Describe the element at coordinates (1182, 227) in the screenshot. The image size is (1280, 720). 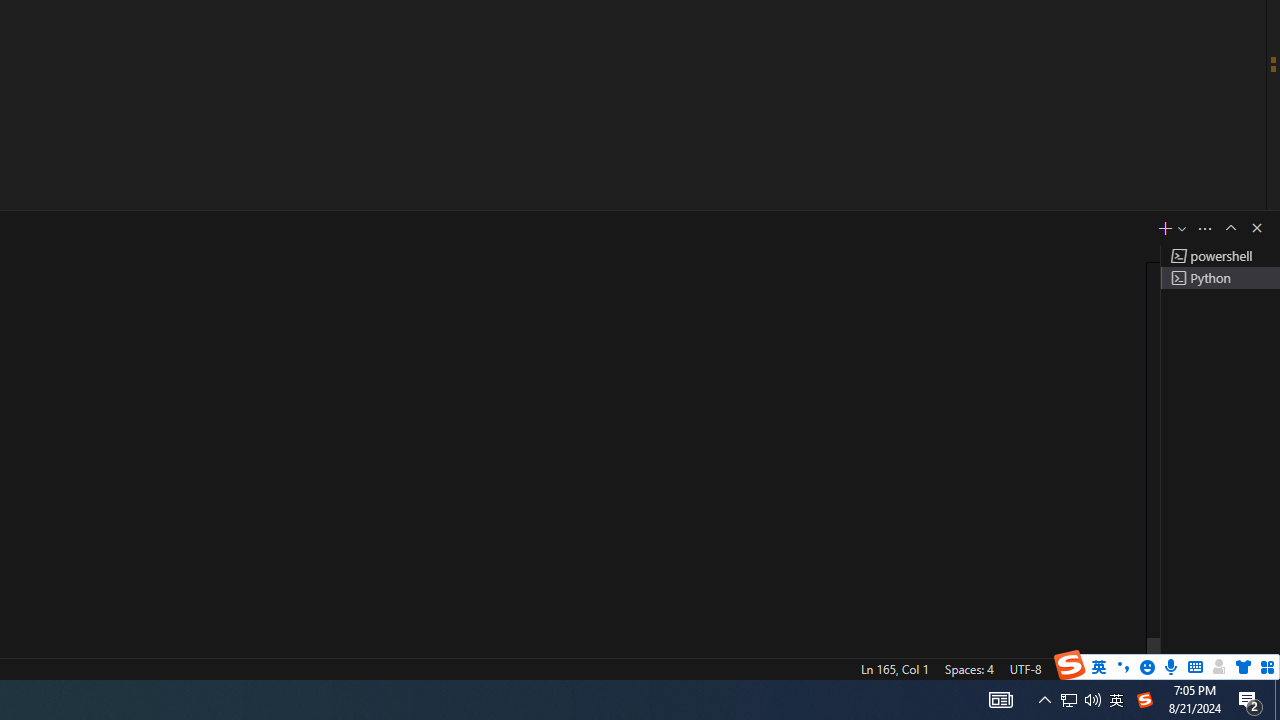
I see `'Launch Profile...'` at that location.